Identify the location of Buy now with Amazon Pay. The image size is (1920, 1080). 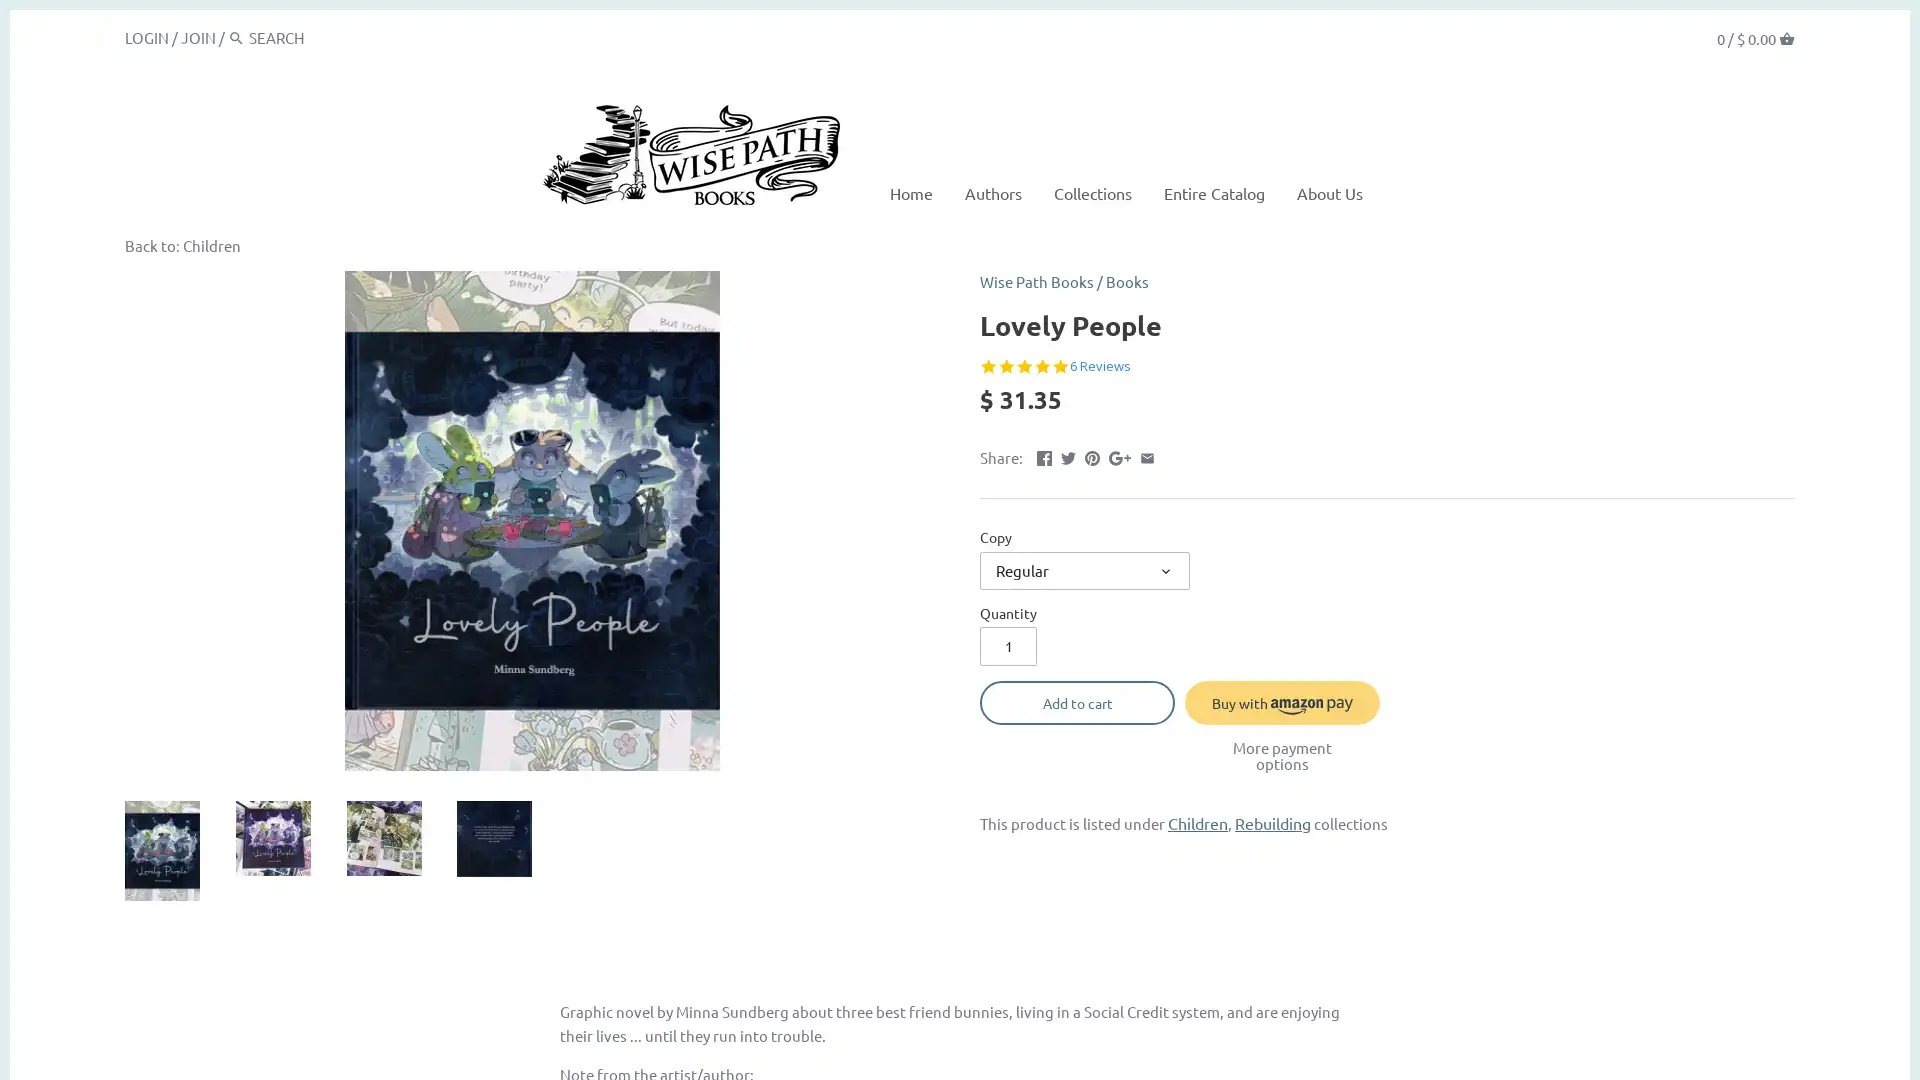
(1282, 701).